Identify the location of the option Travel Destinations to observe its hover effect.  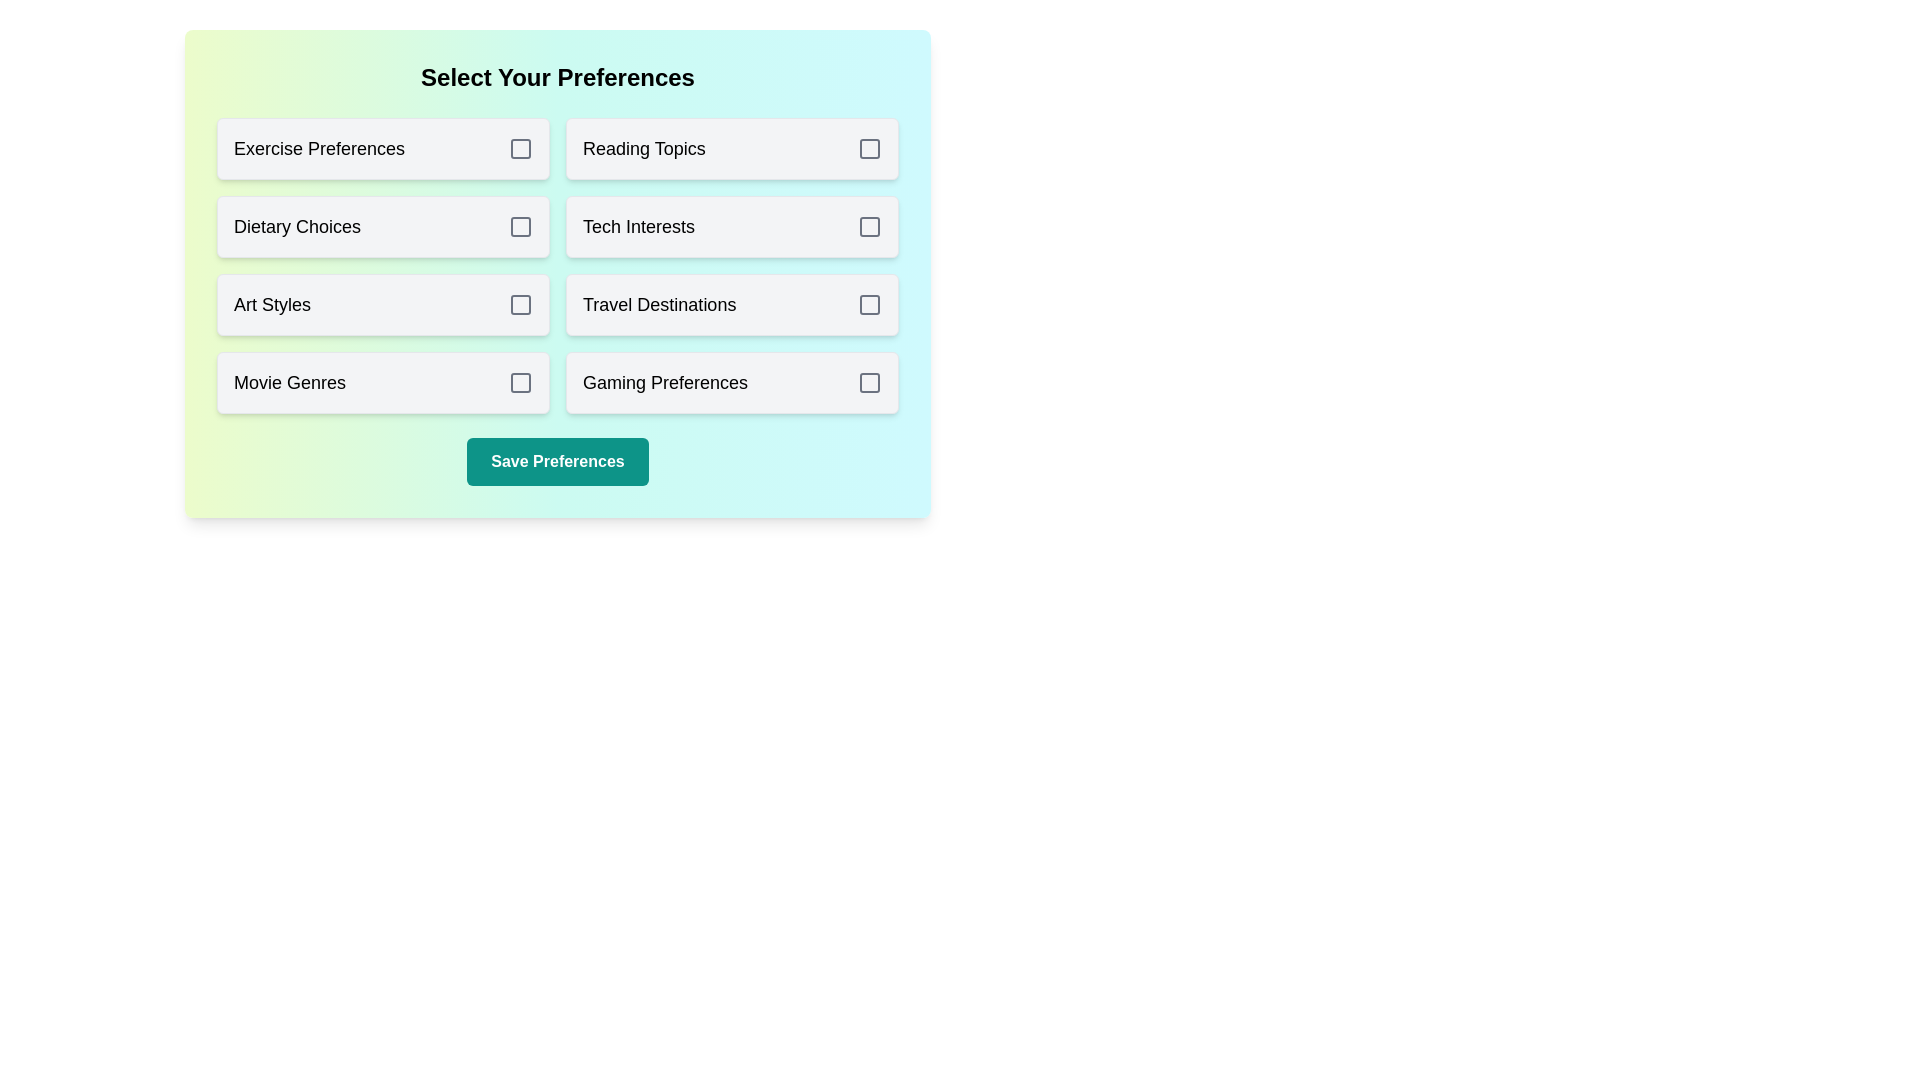
(731, 304).